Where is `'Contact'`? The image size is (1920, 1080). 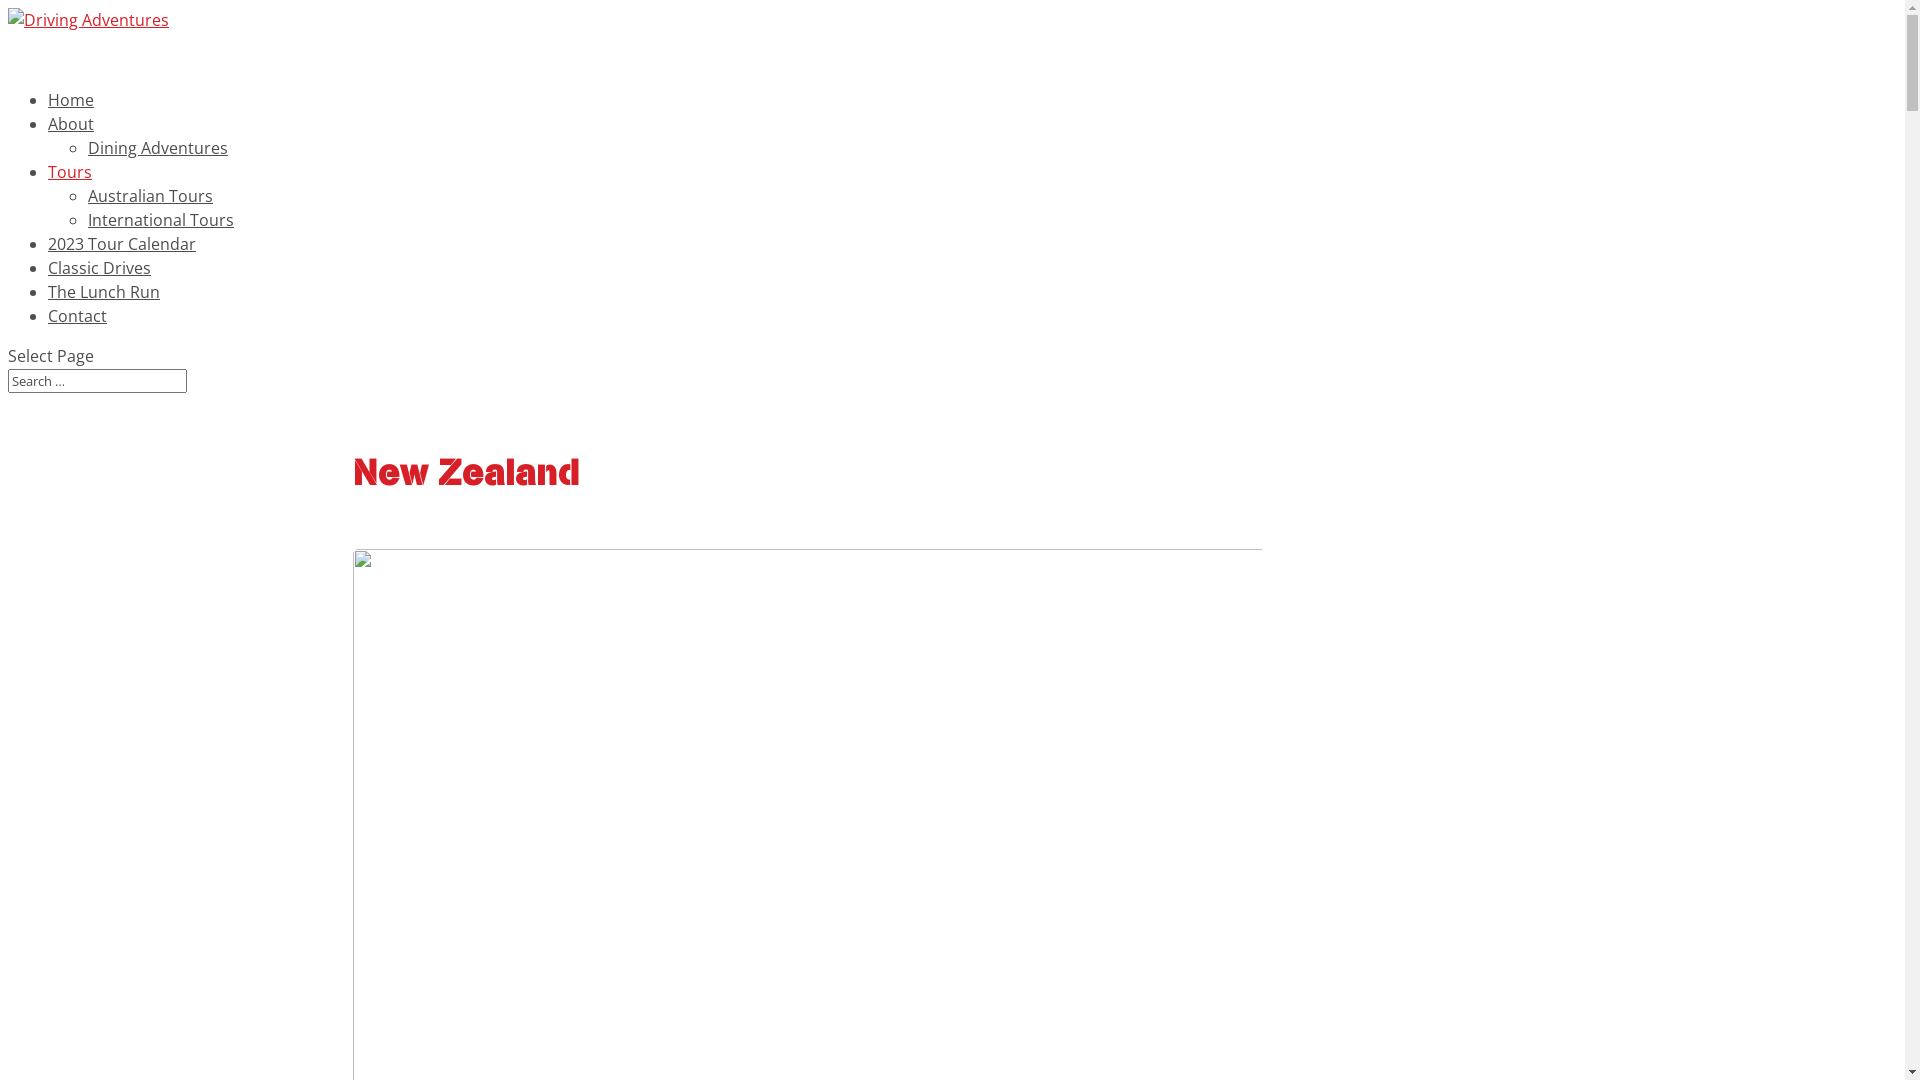 'Contact' is located at coordinates (48, 334).